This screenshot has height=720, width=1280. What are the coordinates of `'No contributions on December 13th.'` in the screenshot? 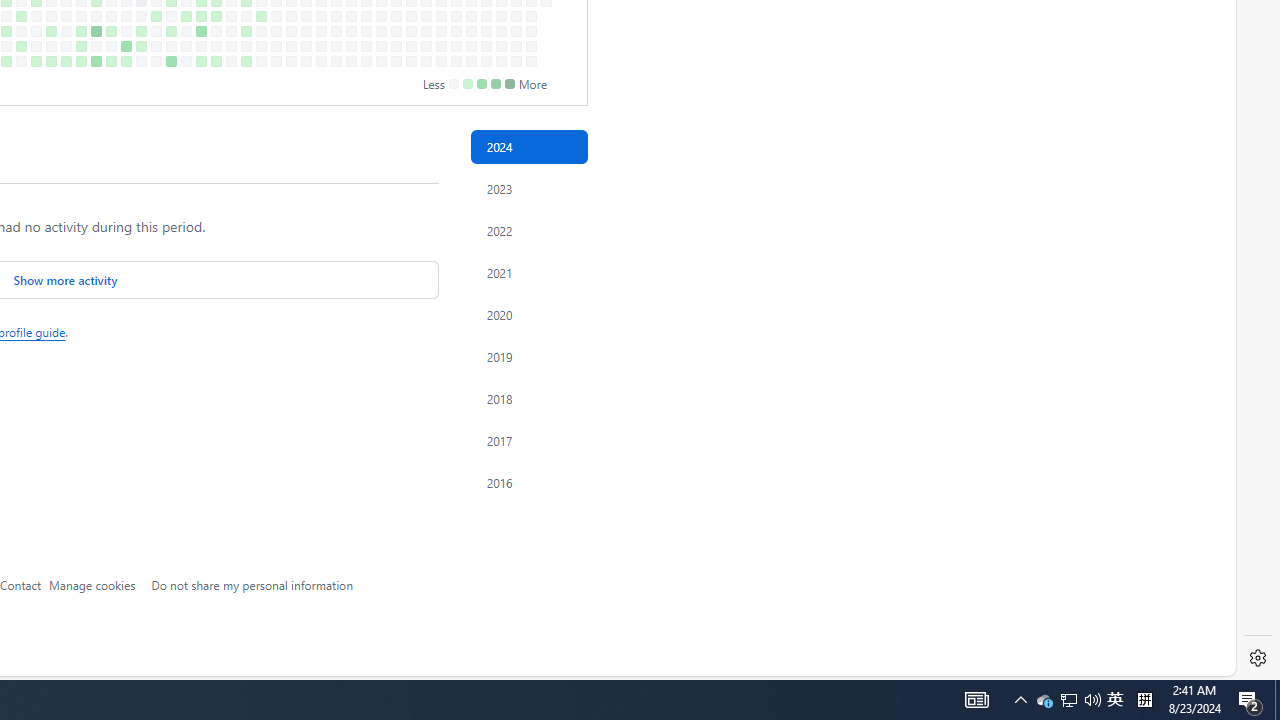 It's located at (501, 45).